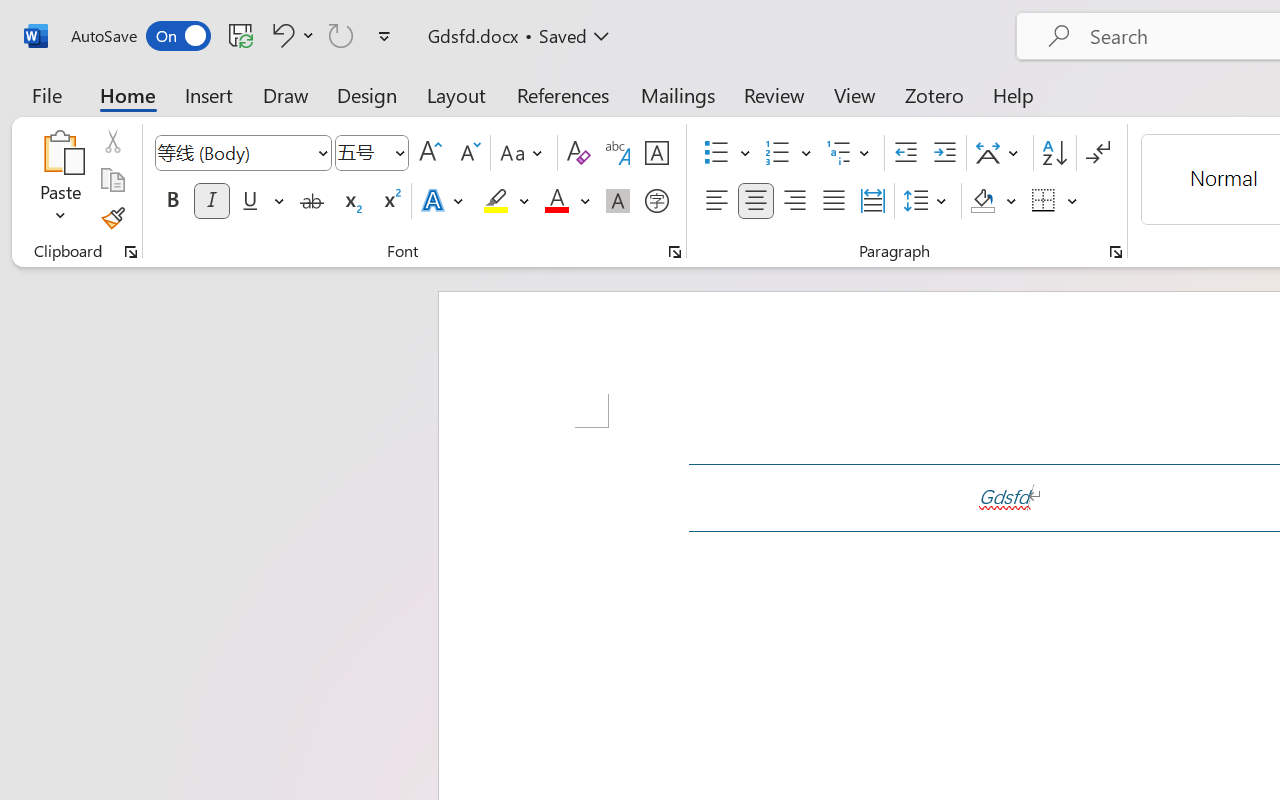 Image resolution: width=1280 pixels, height=800 pixels. What do you see at coordinates (1097, 153) in the screenshot?
I see `'Show/Hide Editing Marks'` at bounding box center [1097, 153].